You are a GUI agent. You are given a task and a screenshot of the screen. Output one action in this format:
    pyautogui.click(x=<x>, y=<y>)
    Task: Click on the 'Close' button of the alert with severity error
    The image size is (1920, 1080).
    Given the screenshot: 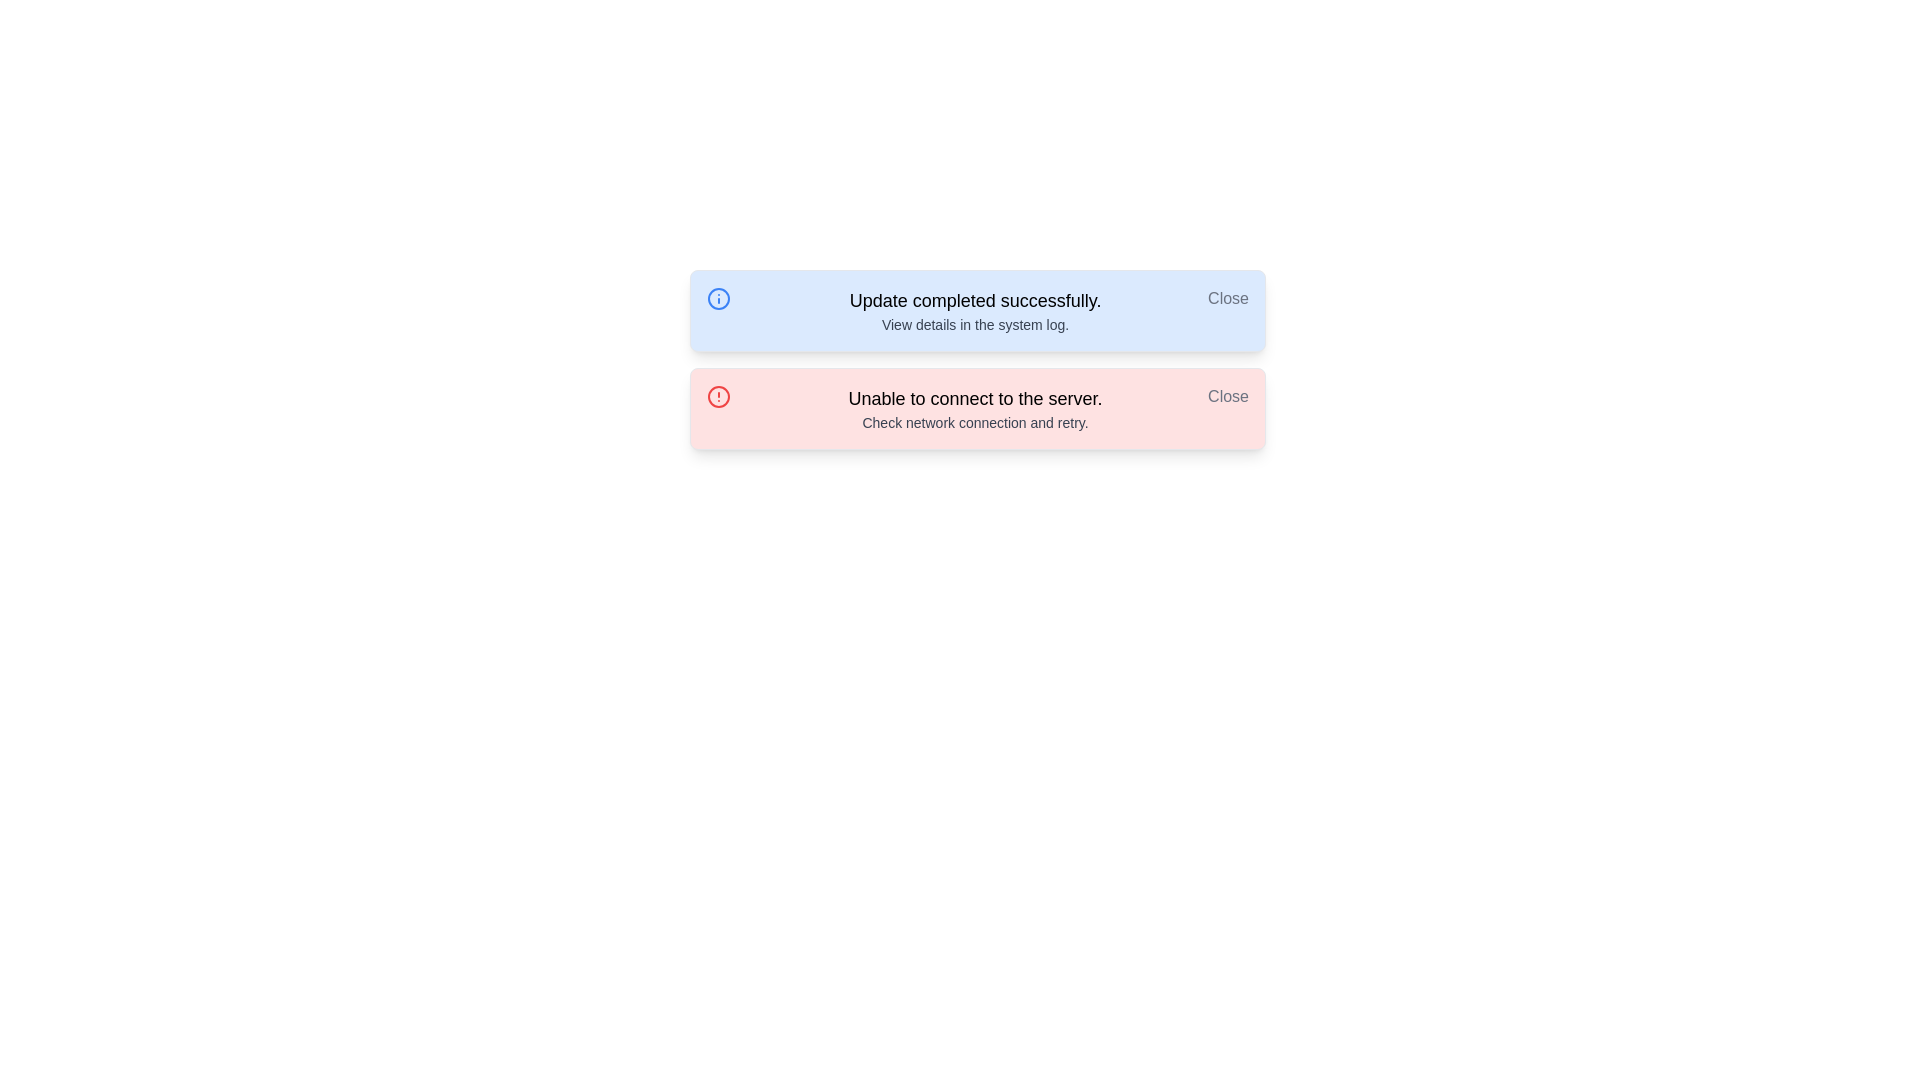 What is the action you would take?
    pyautogui.click(x=1227, y=397)
    